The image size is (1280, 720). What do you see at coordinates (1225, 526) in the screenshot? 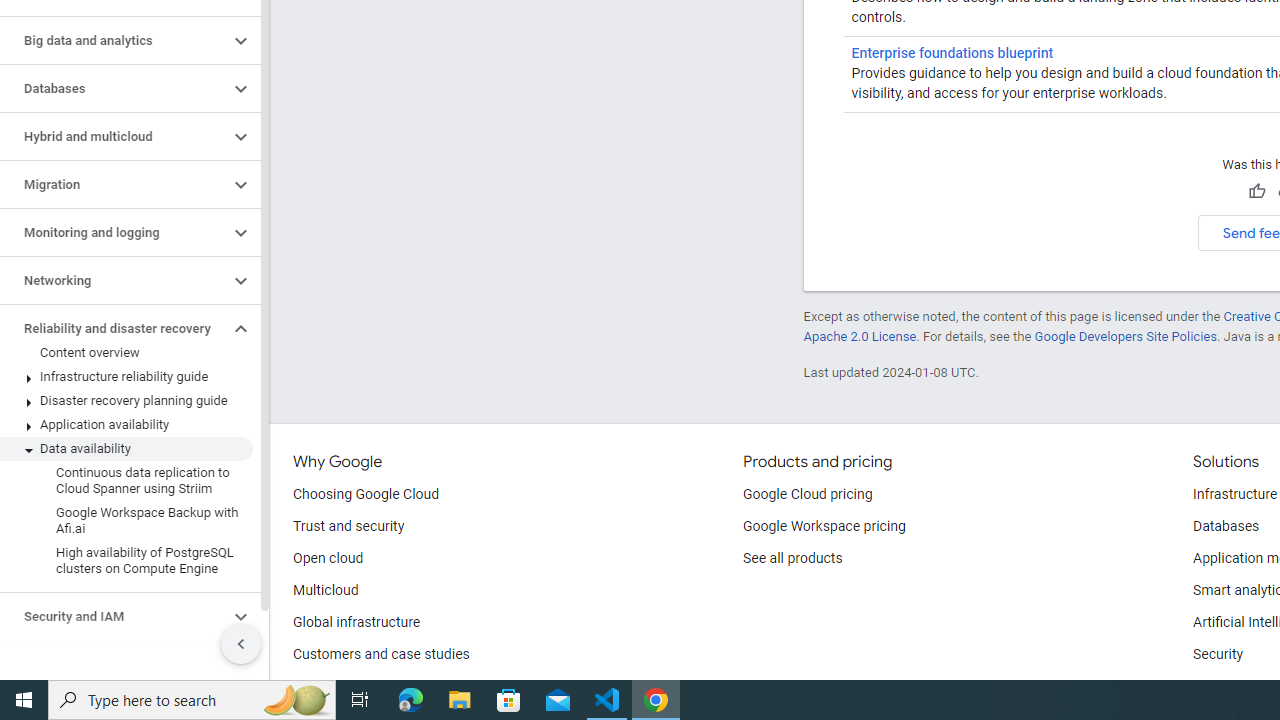
I see `'Databases'` at bounding box center [1225, 526].